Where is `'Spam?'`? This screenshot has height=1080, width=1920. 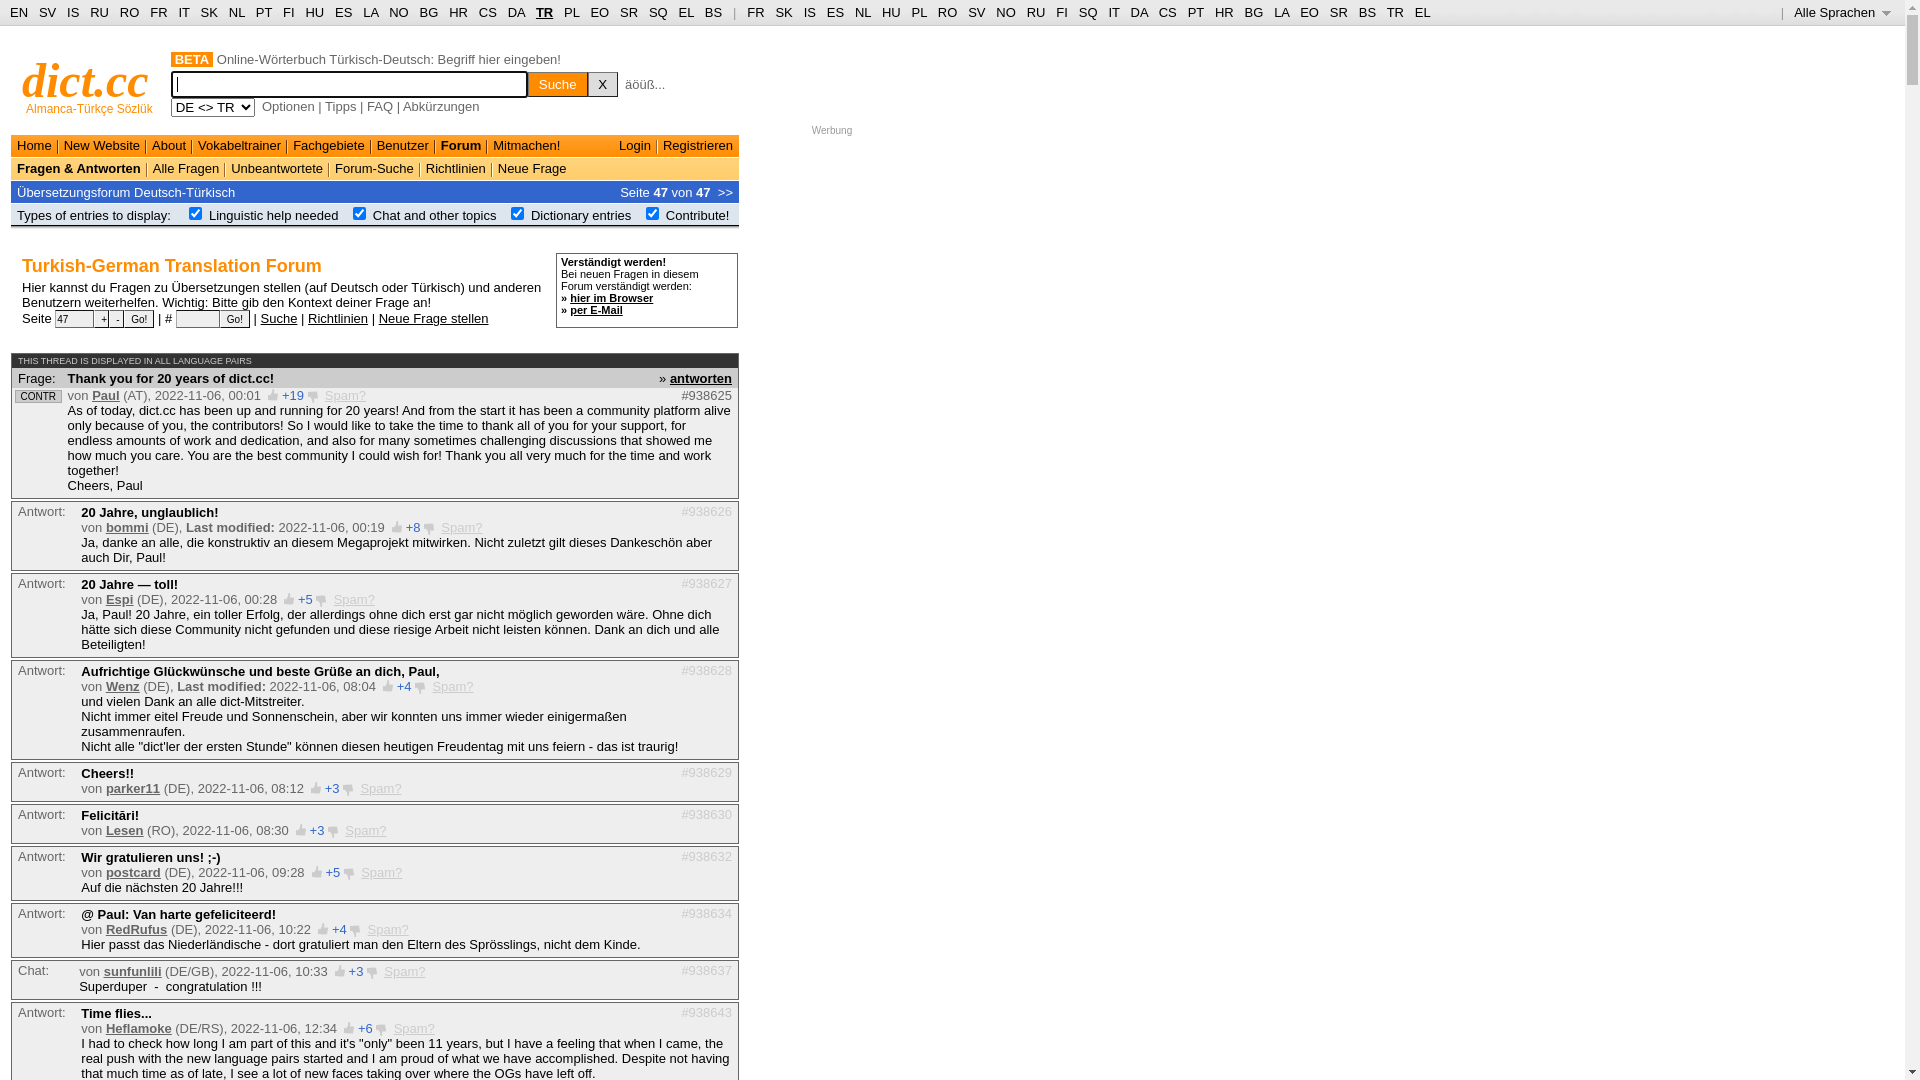
'Spam?' is located at coordinates (403, 970).